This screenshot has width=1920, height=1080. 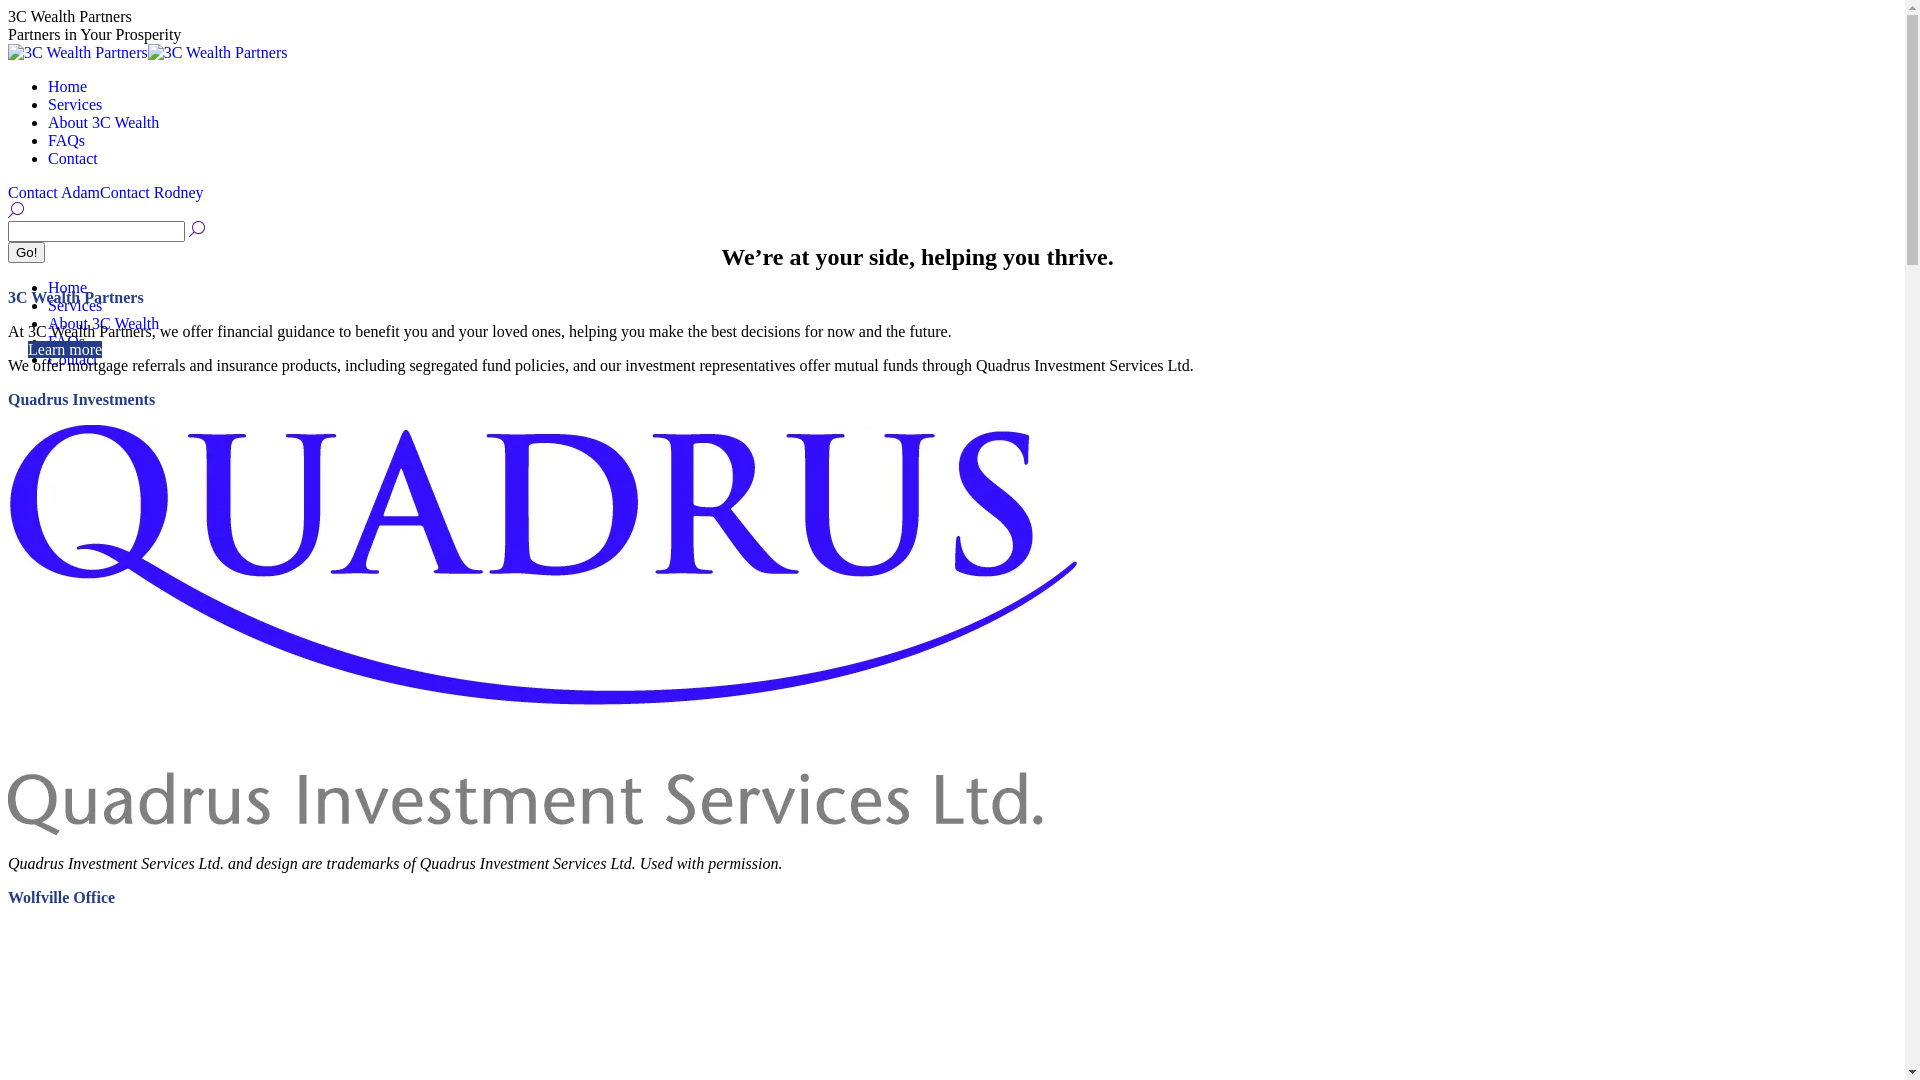 What do you see at coordinates (67, 85) in the screenshot?
I see `'Home'` at bounding box center [67, 85].